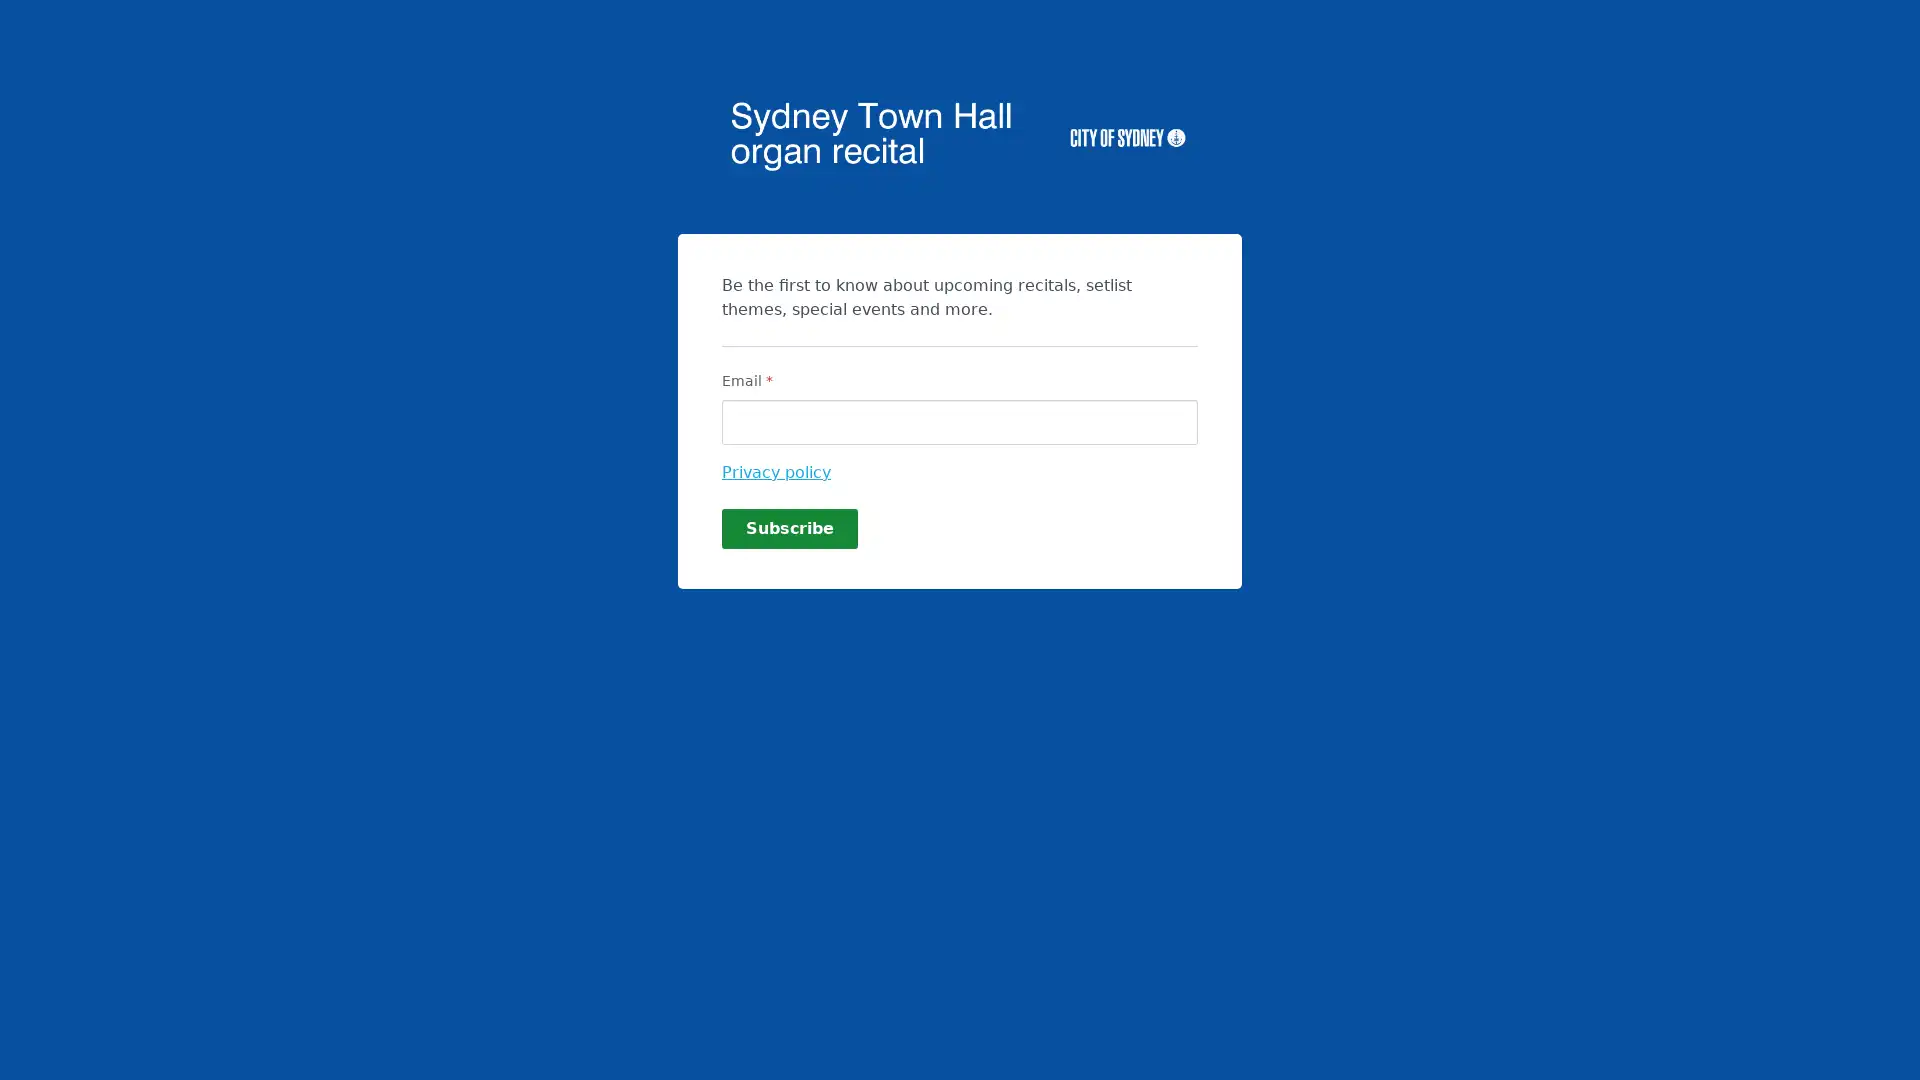 The width and height of the screenshot is (1920, 1080). Describe the element at coordinates (789, 527) in the screenshot. I see `Subscribe` at that location.